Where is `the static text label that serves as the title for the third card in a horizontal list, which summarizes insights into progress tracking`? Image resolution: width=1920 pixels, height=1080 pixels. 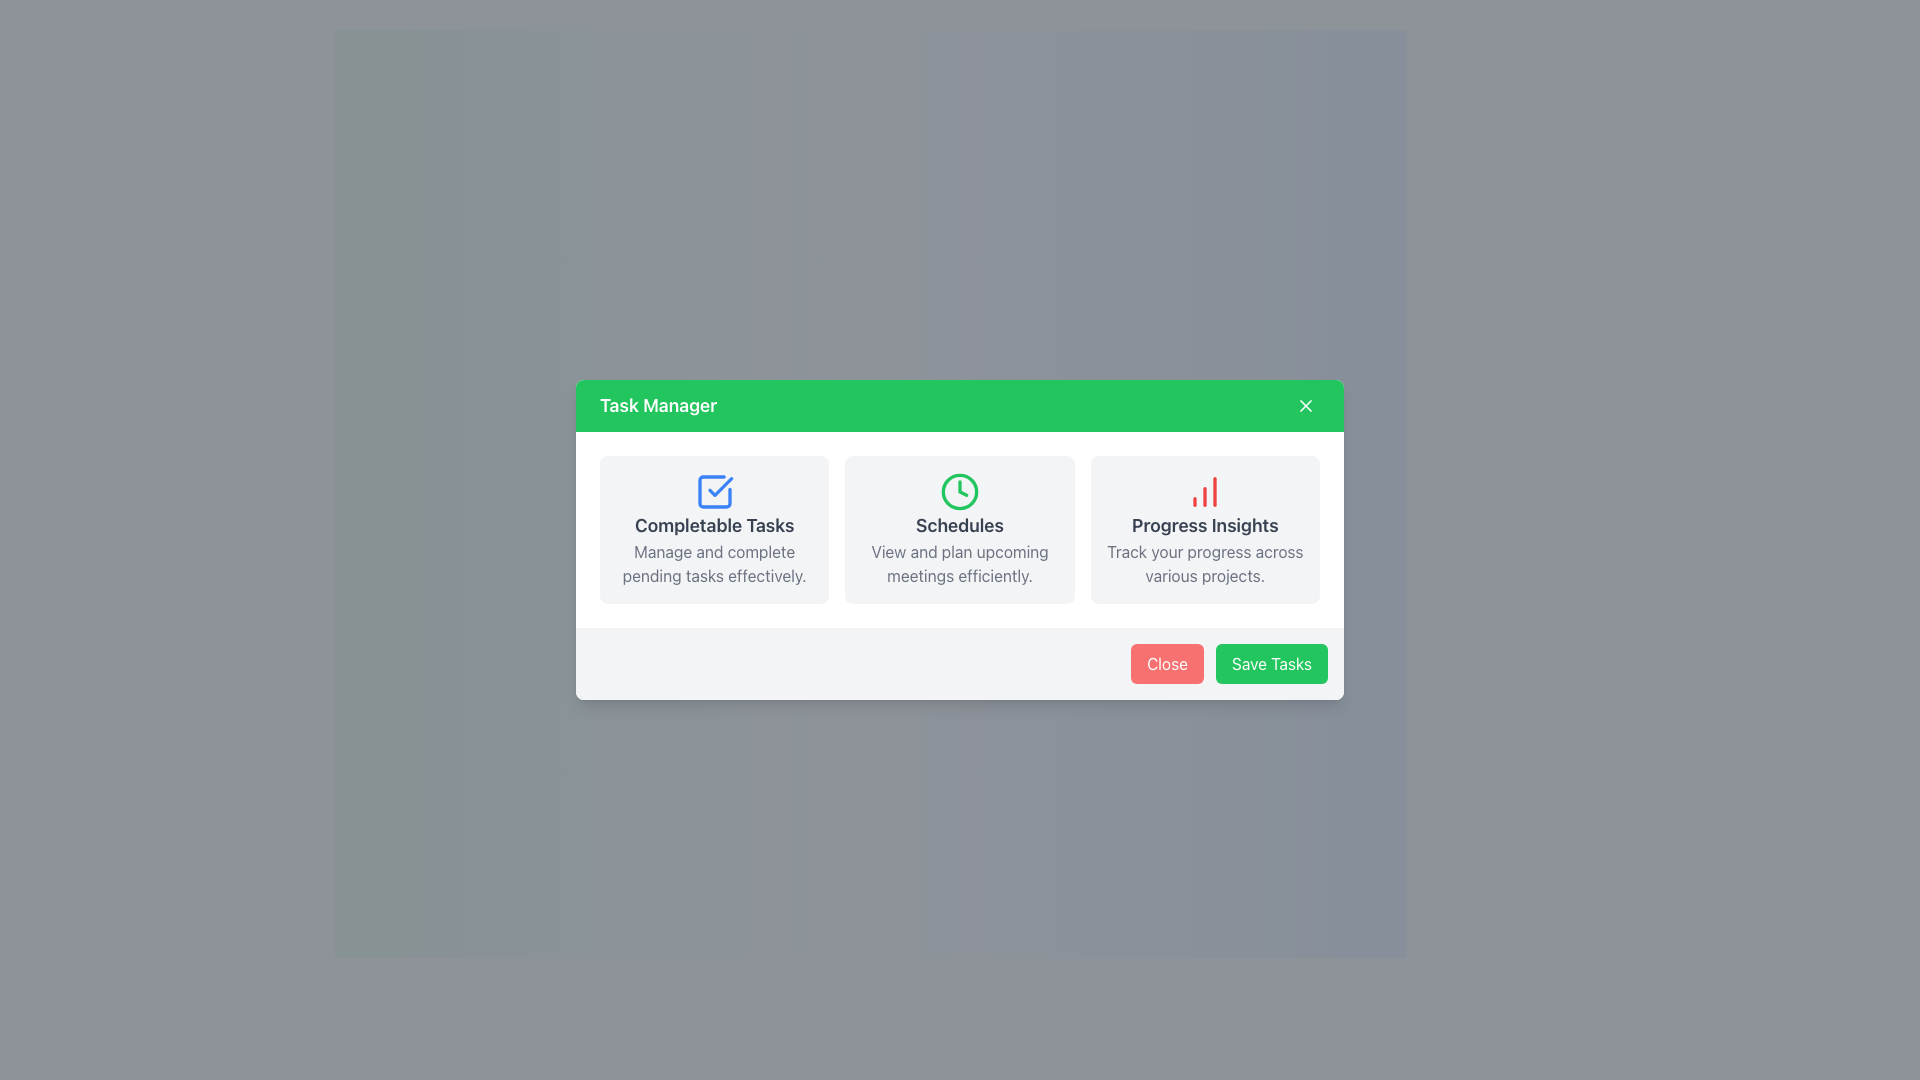 the static text label that serves as the title for the third card in a horizontal list, which summarizes insights into progress tracking is located at coordinates (1204, 524).